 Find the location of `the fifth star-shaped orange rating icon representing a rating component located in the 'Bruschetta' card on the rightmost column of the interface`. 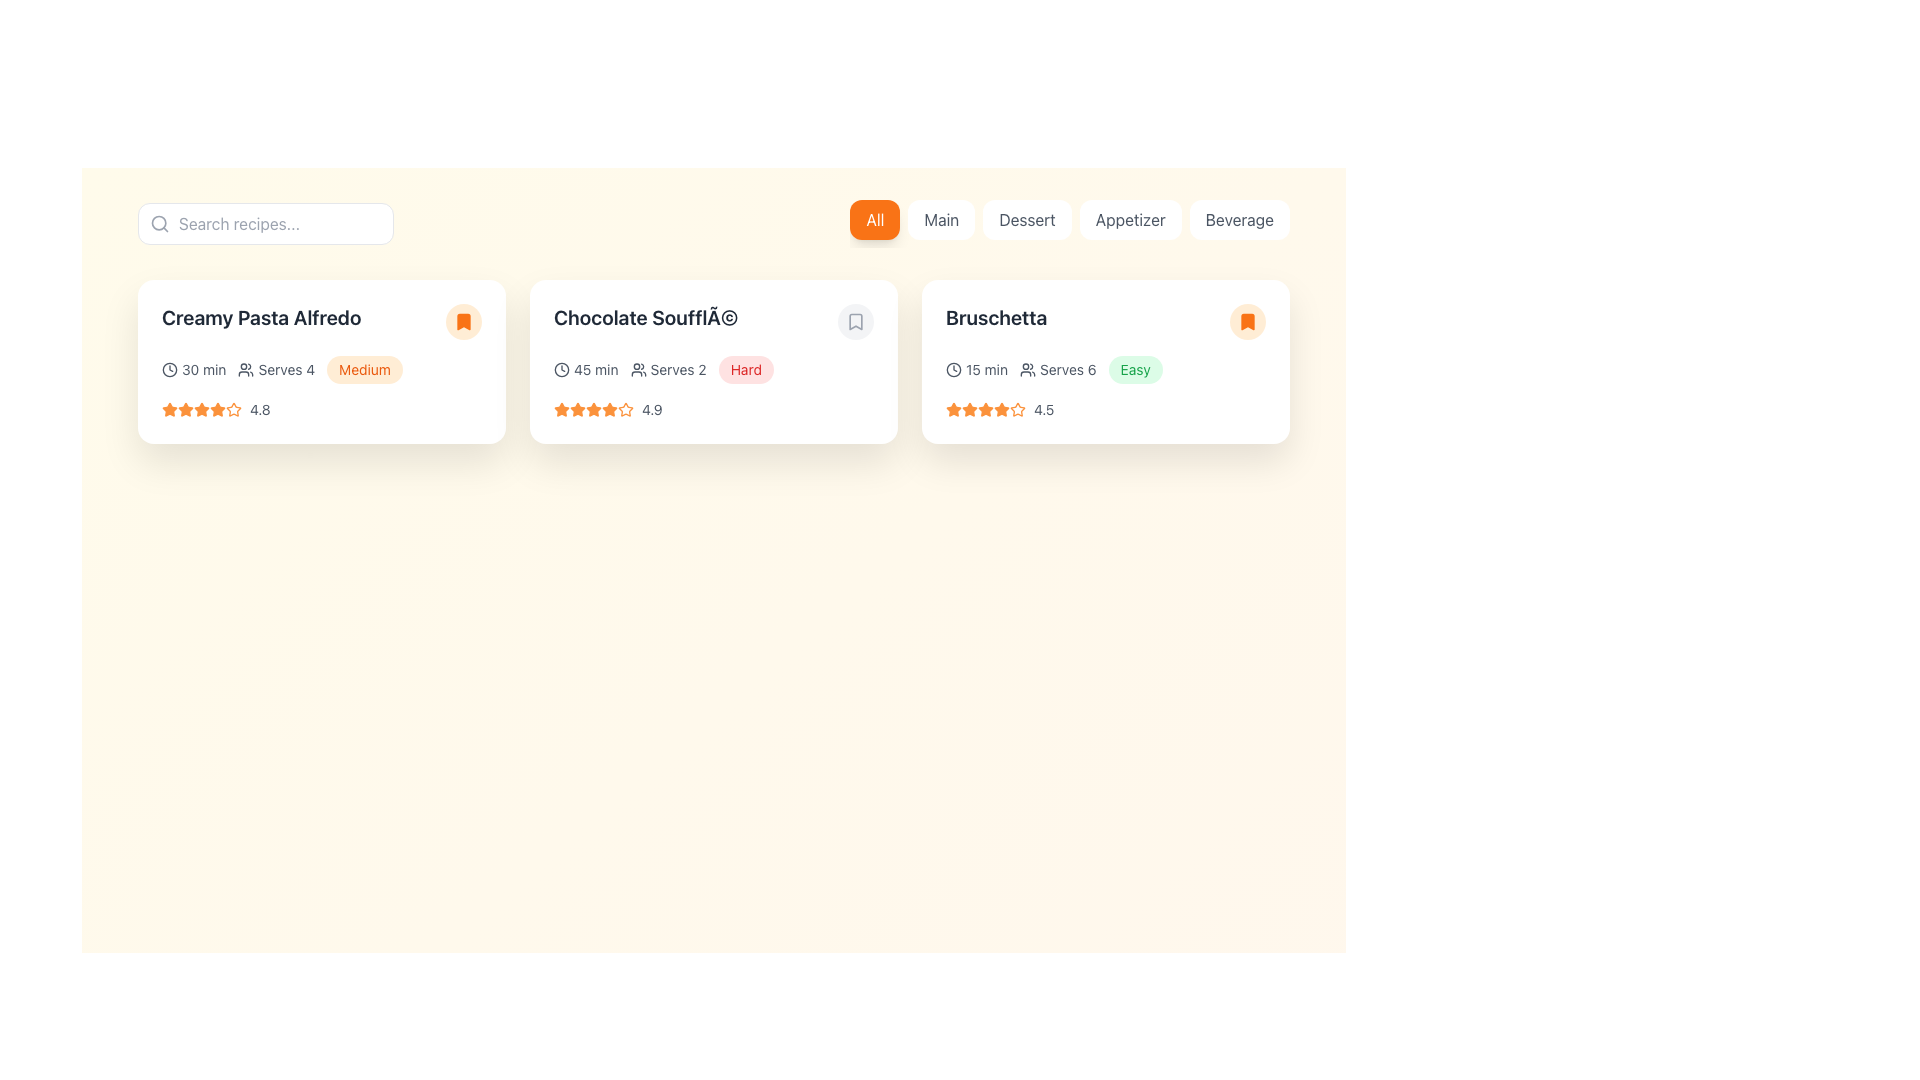

the fifth star-shaped orange rating icon representing a rating component located in the 'Bruschetta' card on the rightmost column of the interface is located at coordinates (985, 408).